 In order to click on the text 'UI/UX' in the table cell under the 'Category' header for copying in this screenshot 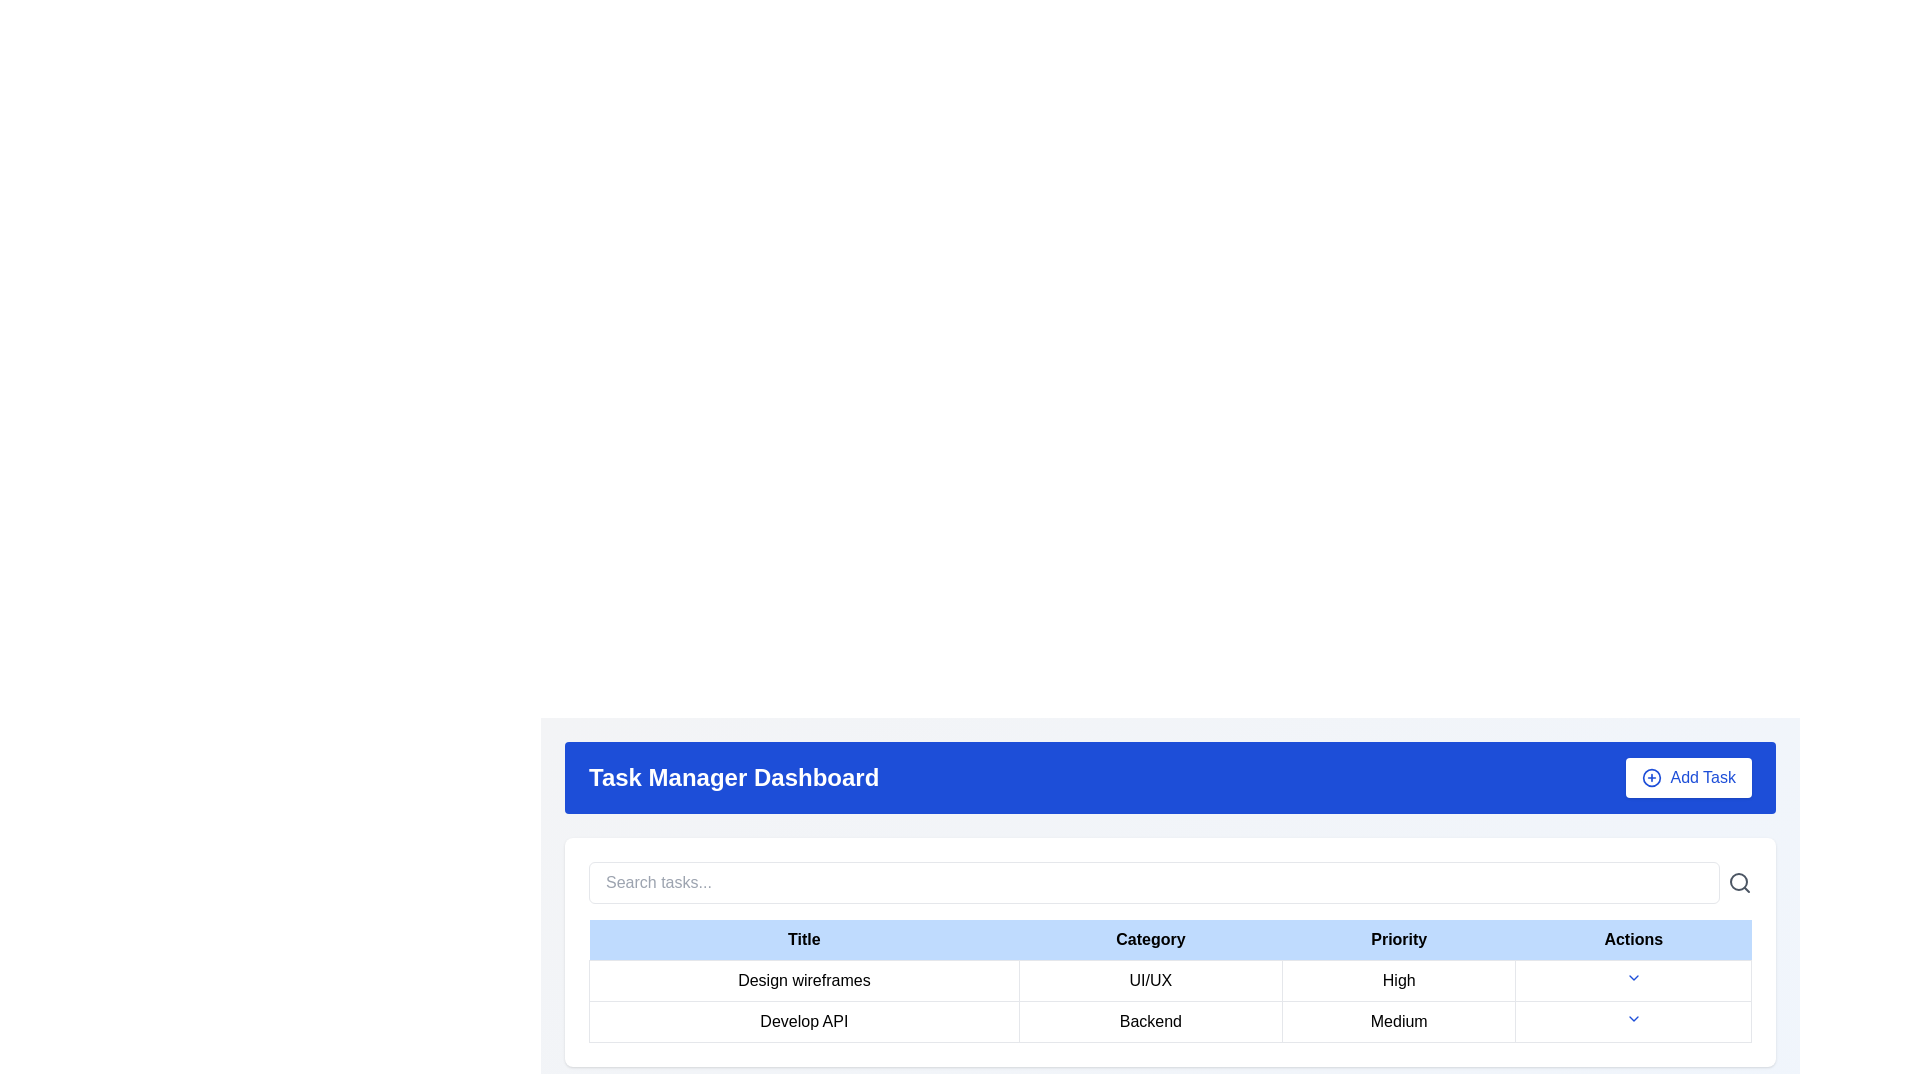, I will do `click(1170, 979)`.